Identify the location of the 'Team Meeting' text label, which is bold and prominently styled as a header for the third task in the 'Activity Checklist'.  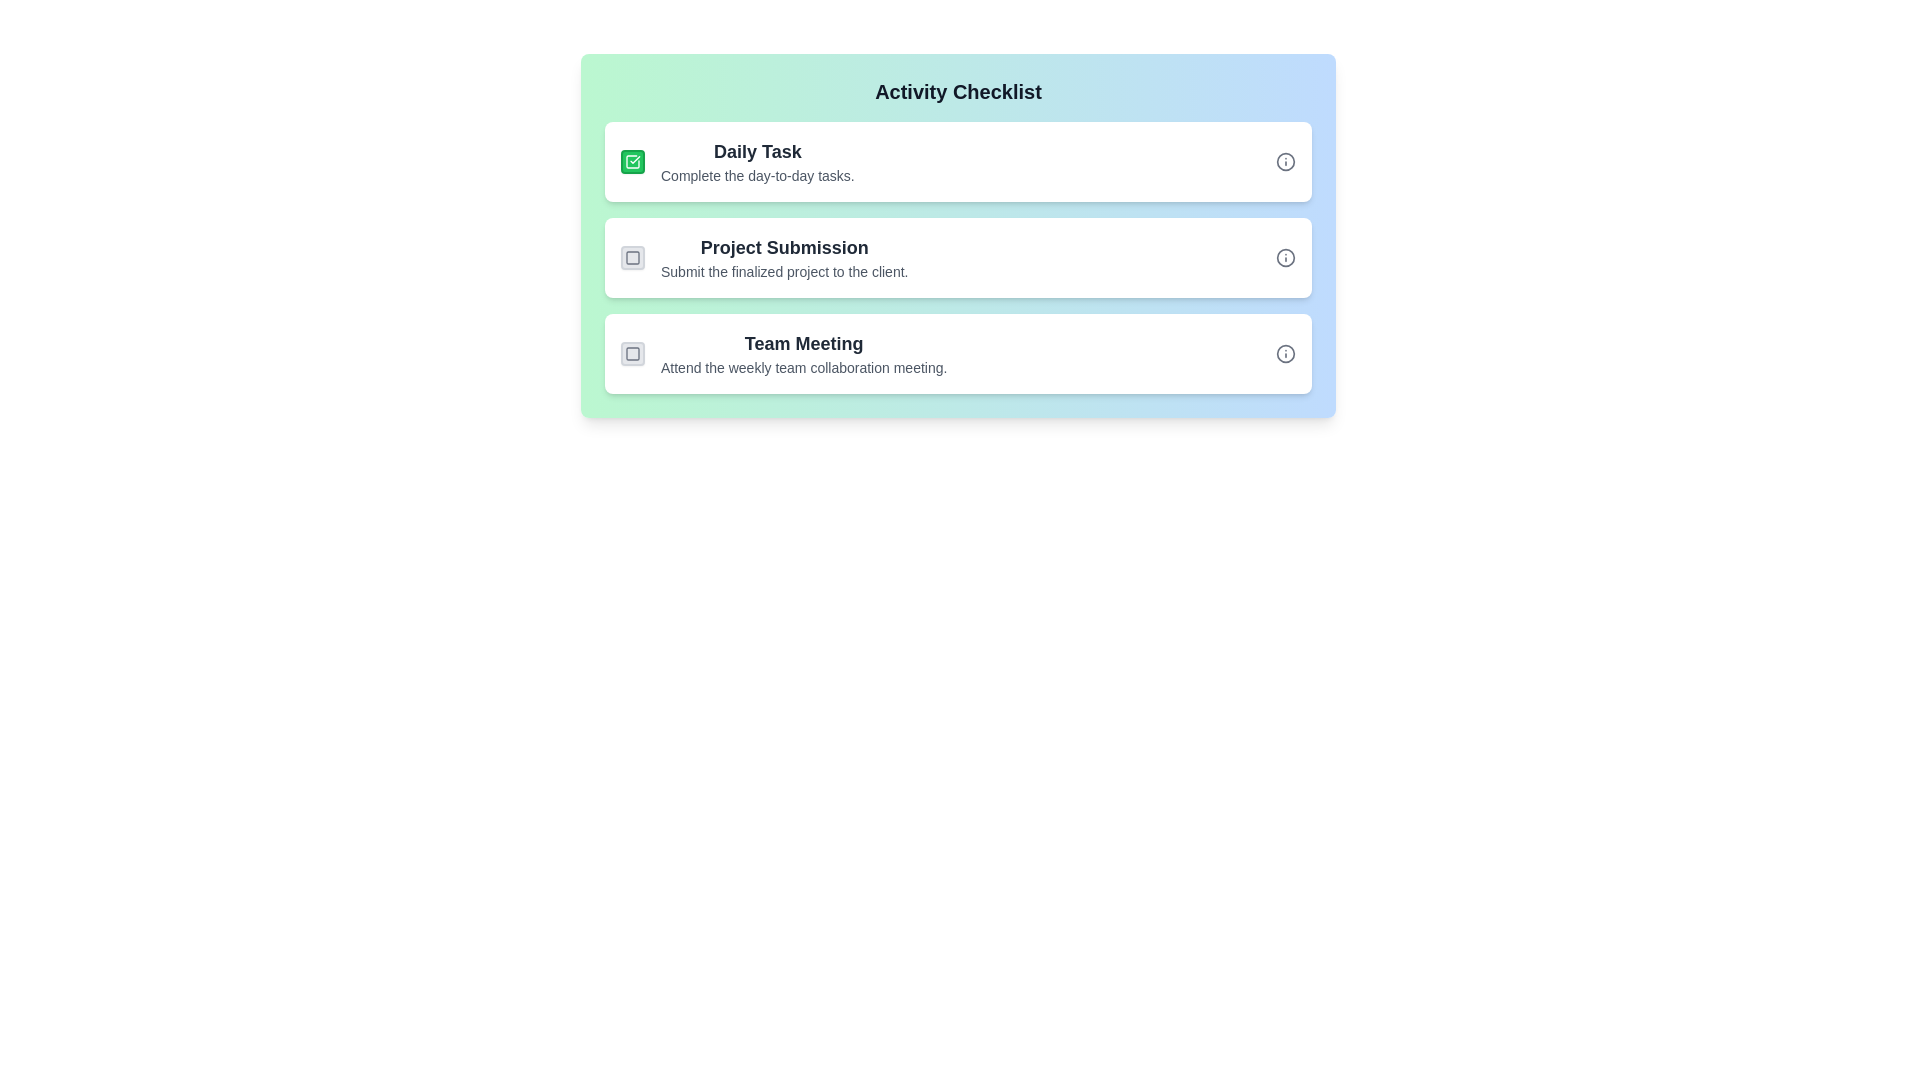
(804, 342).